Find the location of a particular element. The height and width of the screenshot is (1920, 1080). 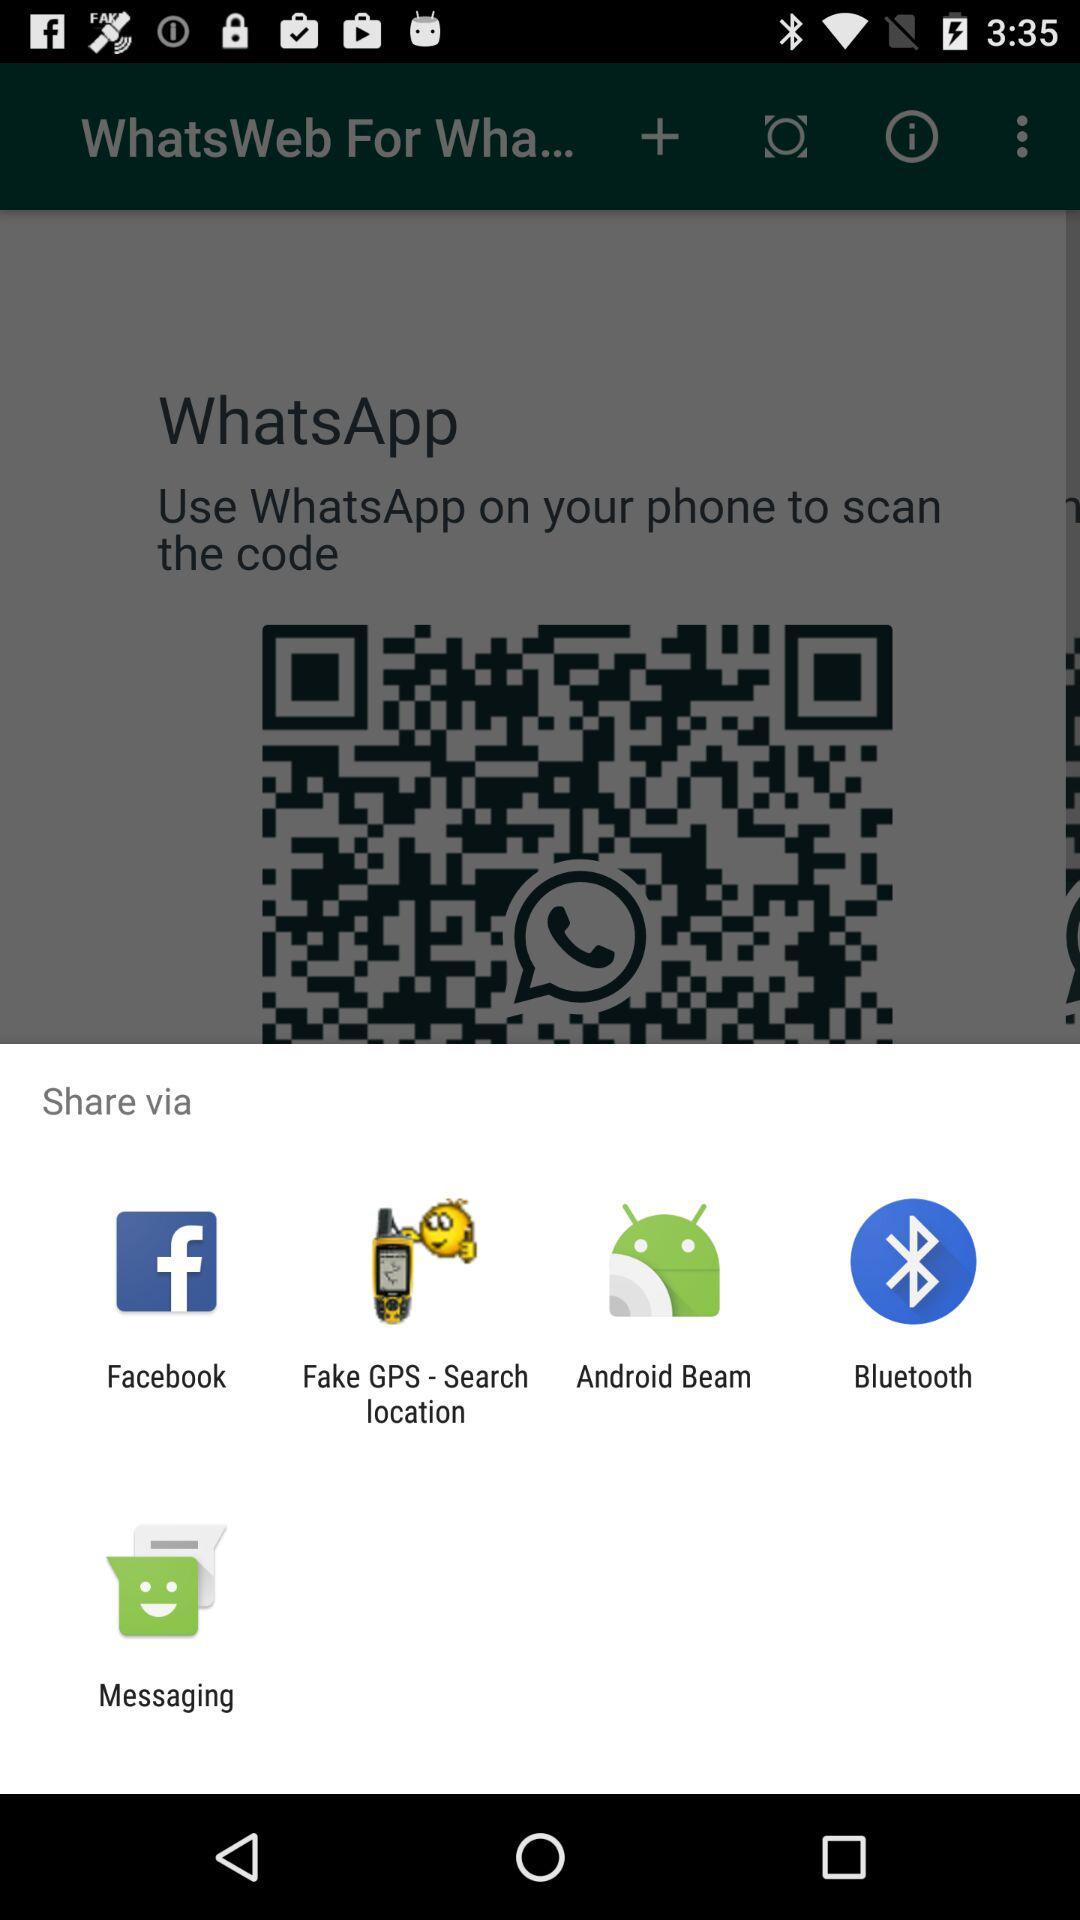

android beam is located at coordinates (664, 1392).